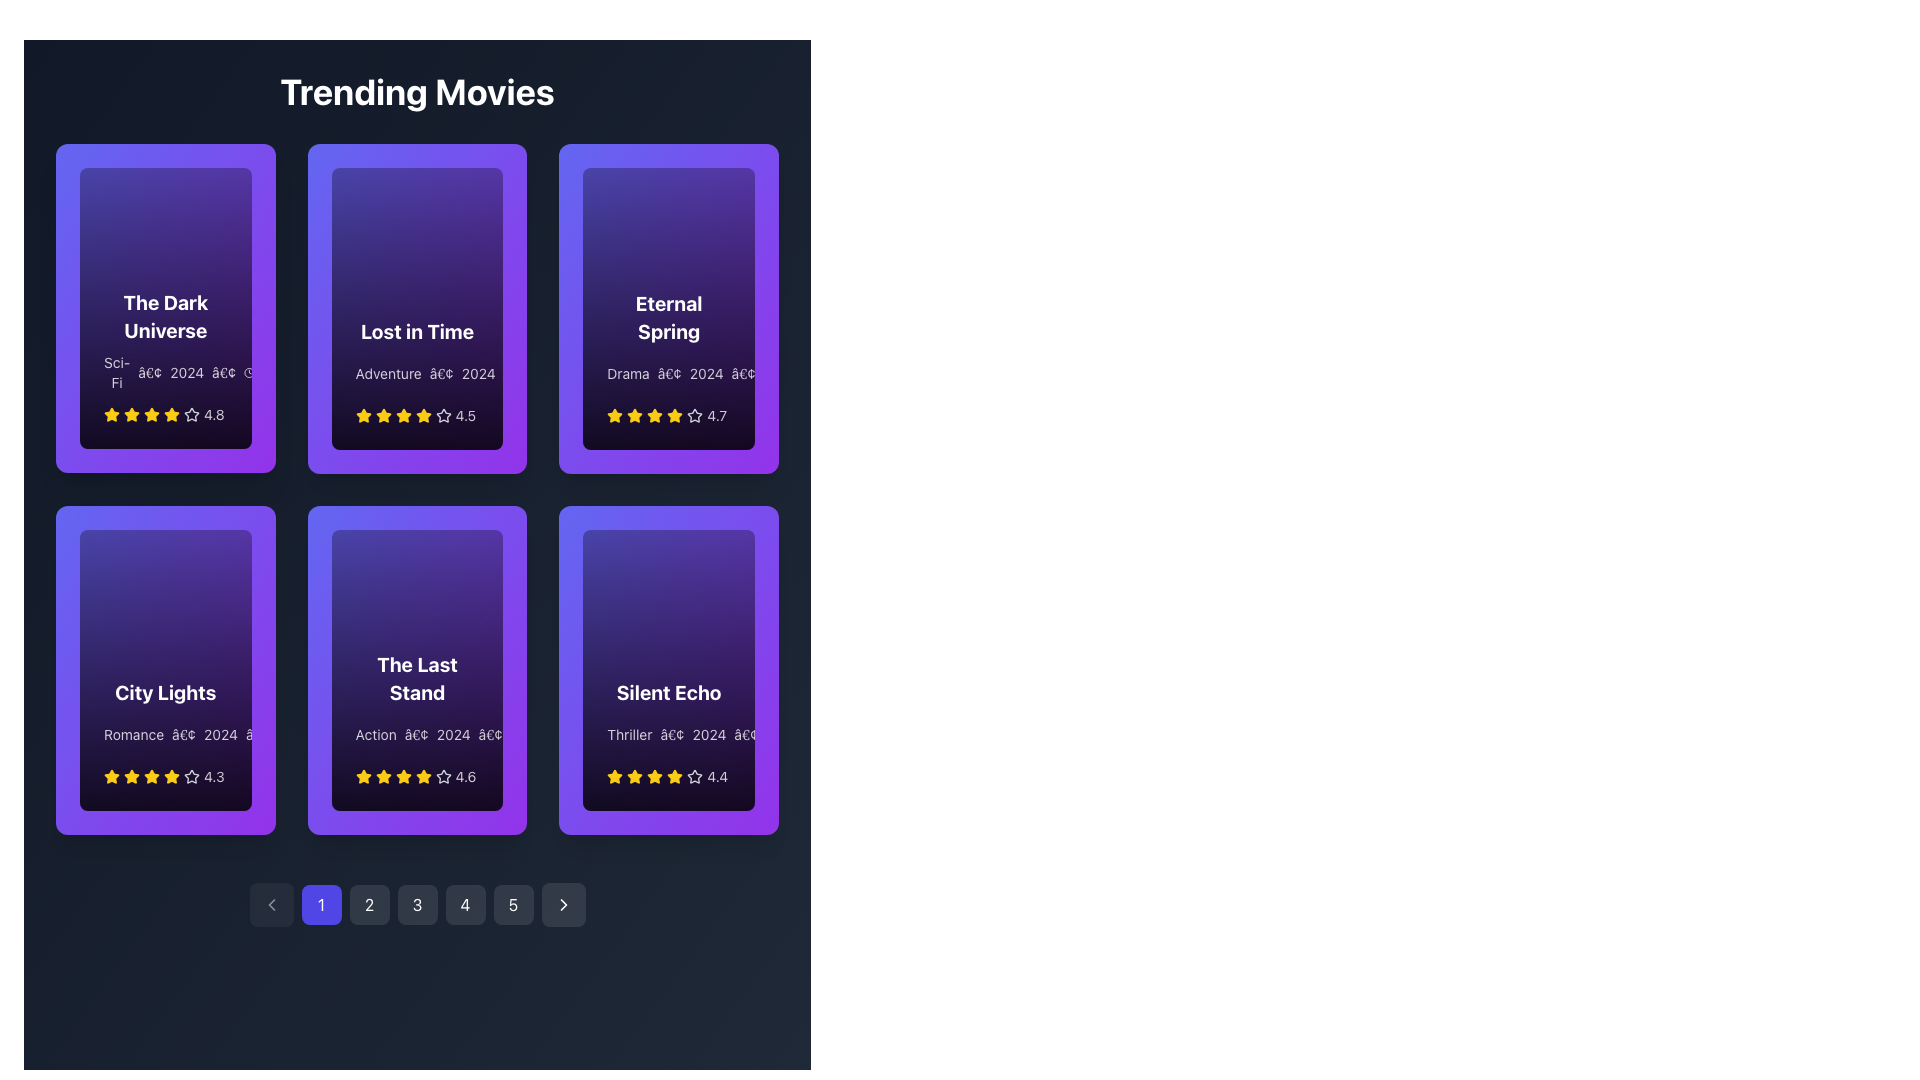 The height and width of the screenshot is (1080, 1920). What do you see at coordinates (744, 547) in the screenshot?
I see `the play icon located in the top-right corner of the 'Silent Echo' card` at bounding box center [744, 547].